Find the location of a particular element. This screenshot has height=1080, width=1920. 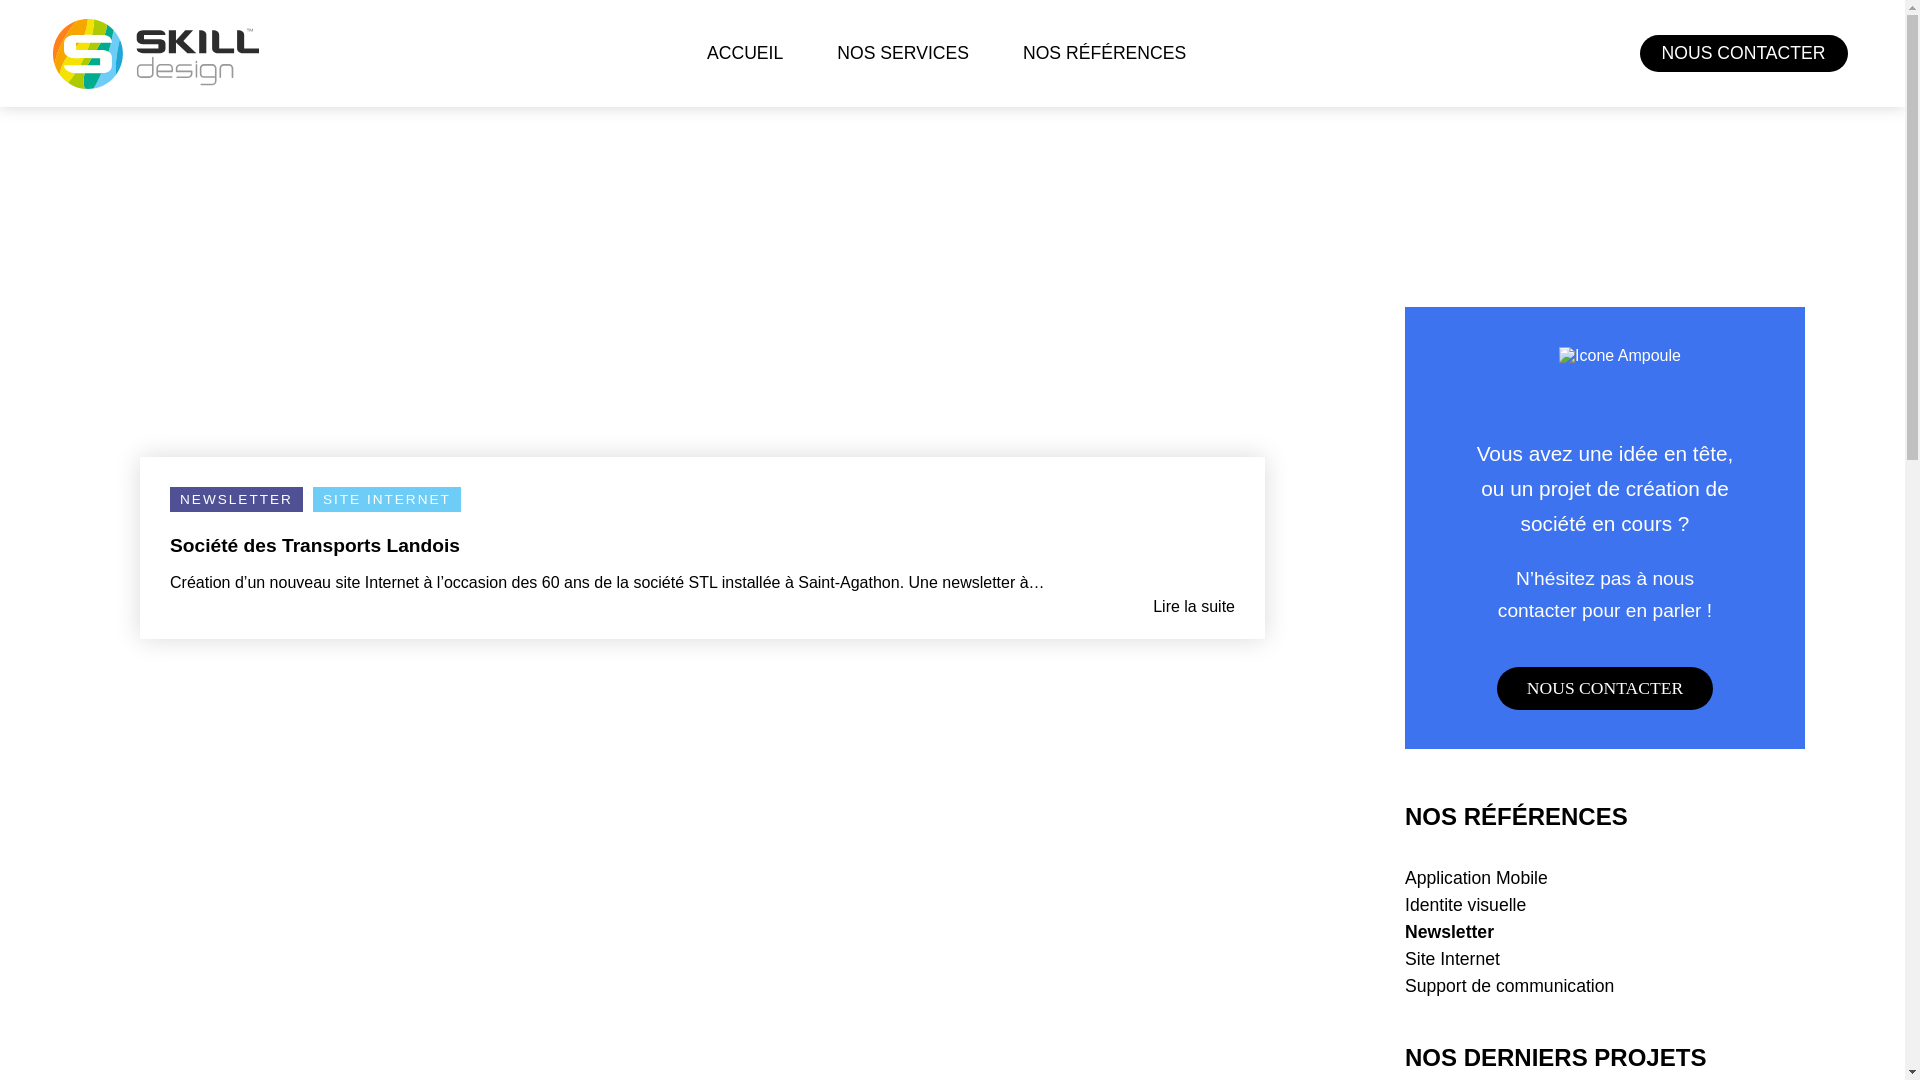

'NEWSLETTER' is located at coordinates (169, 498).